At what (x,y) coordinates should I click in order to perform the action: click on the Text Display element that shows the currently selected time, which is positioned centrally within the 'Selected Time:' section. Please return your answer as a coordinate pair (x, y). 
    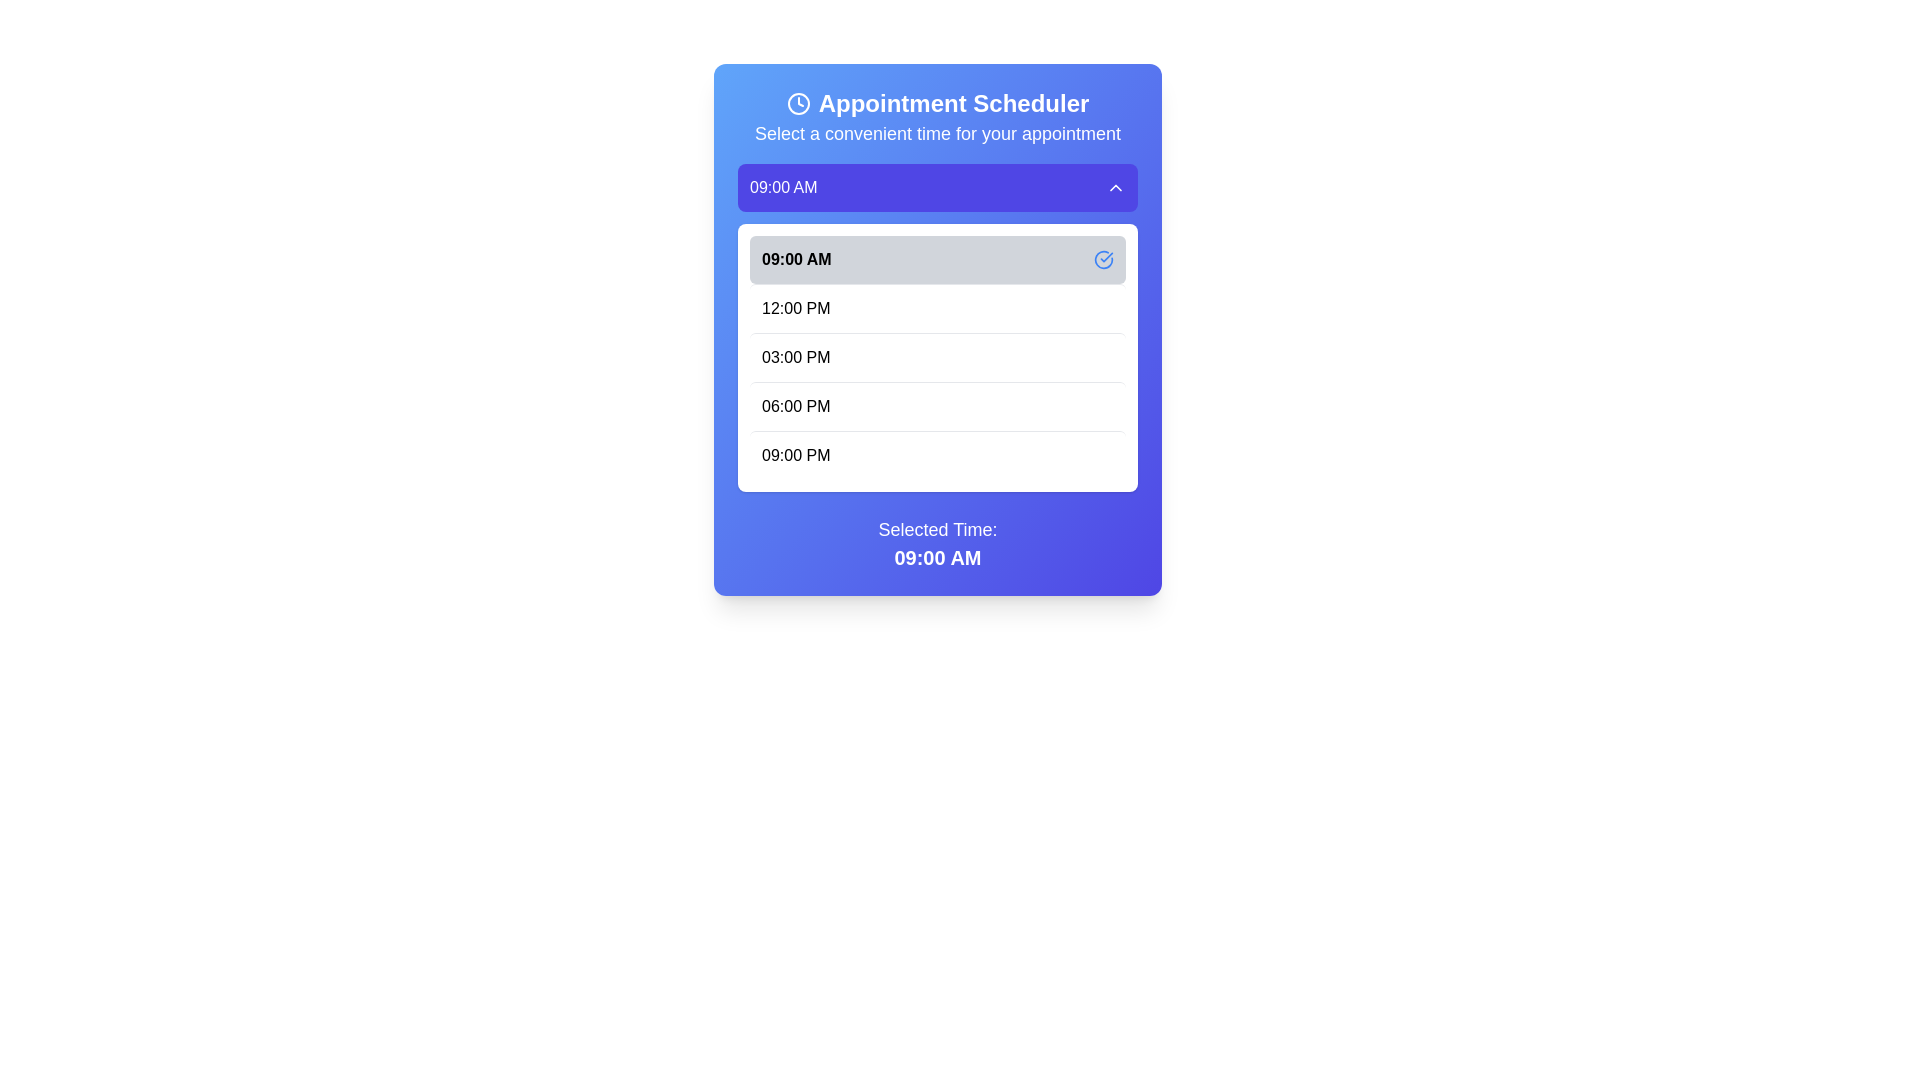
    Looking at the image, I should click on (936, 558).